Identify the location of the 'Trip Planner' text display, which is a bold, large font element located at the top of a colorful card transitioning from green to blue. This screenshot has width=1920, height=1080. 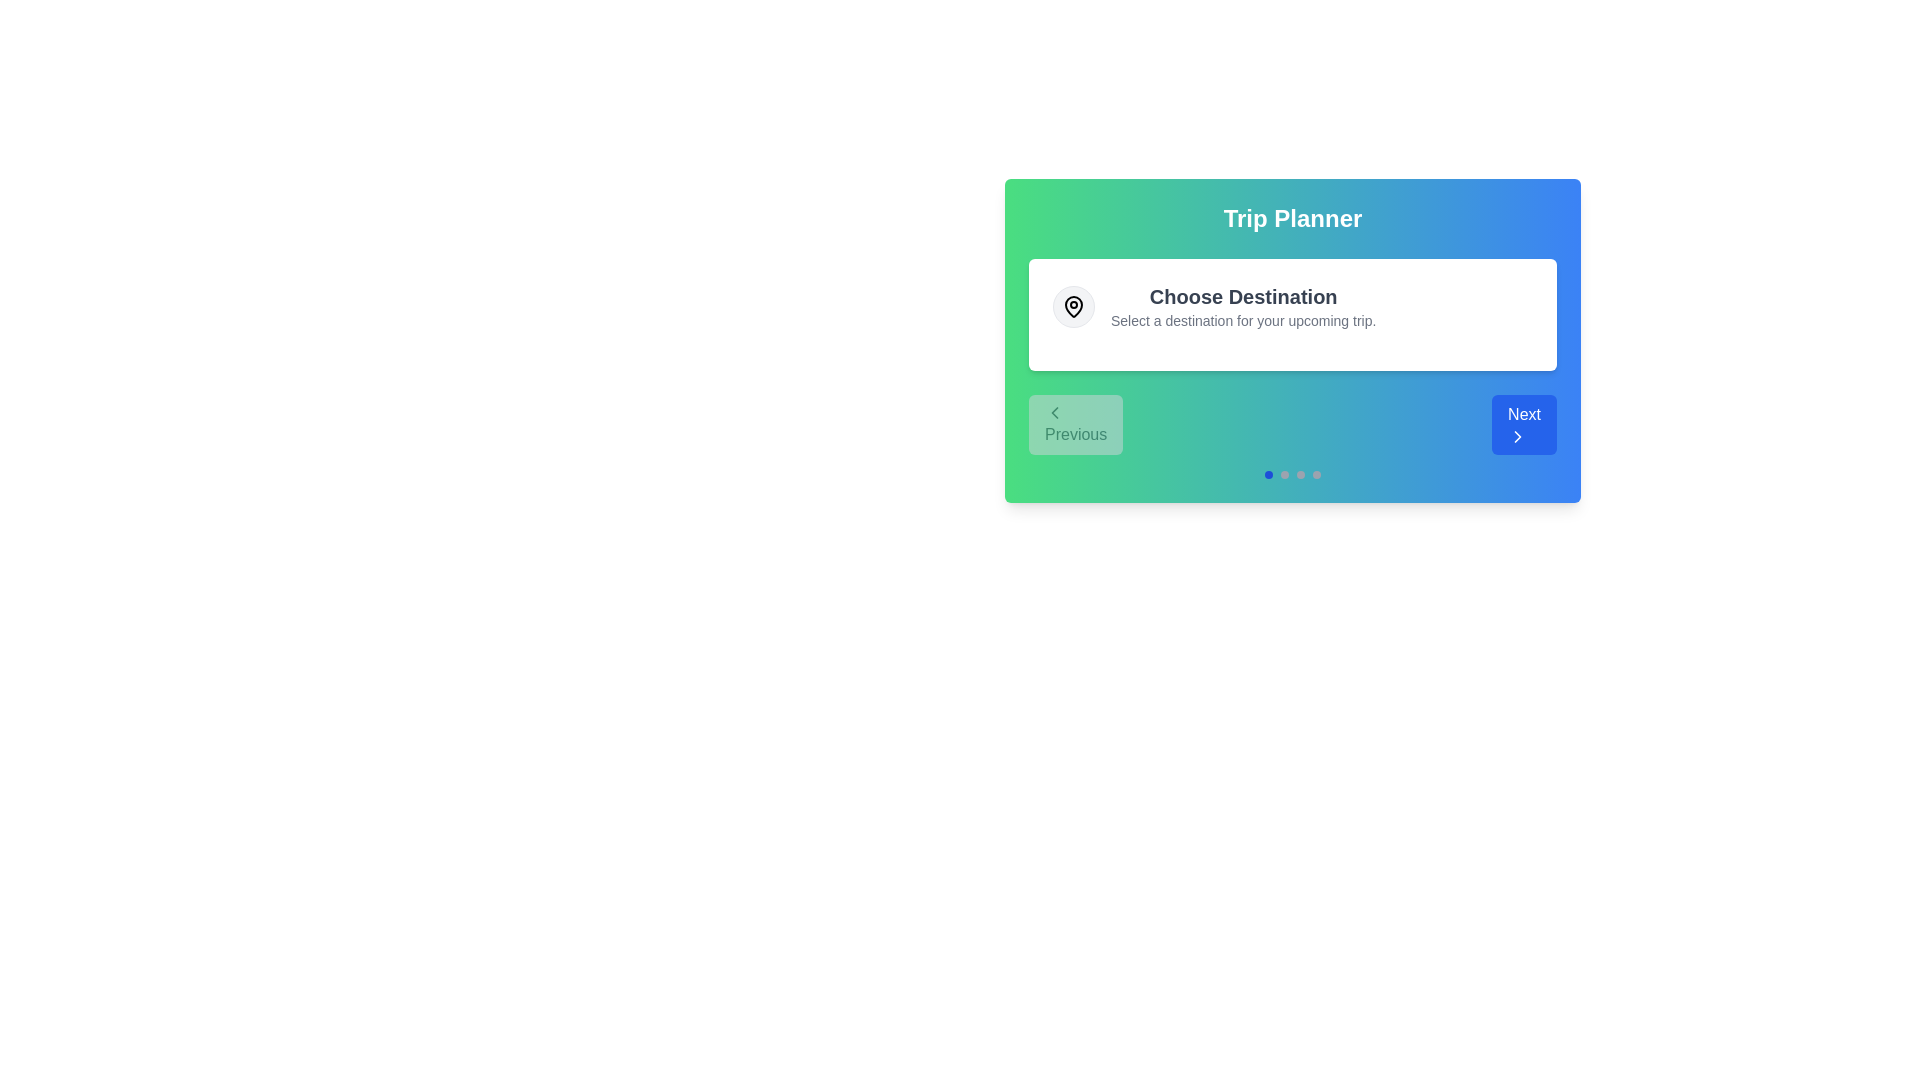
(1292, 219).